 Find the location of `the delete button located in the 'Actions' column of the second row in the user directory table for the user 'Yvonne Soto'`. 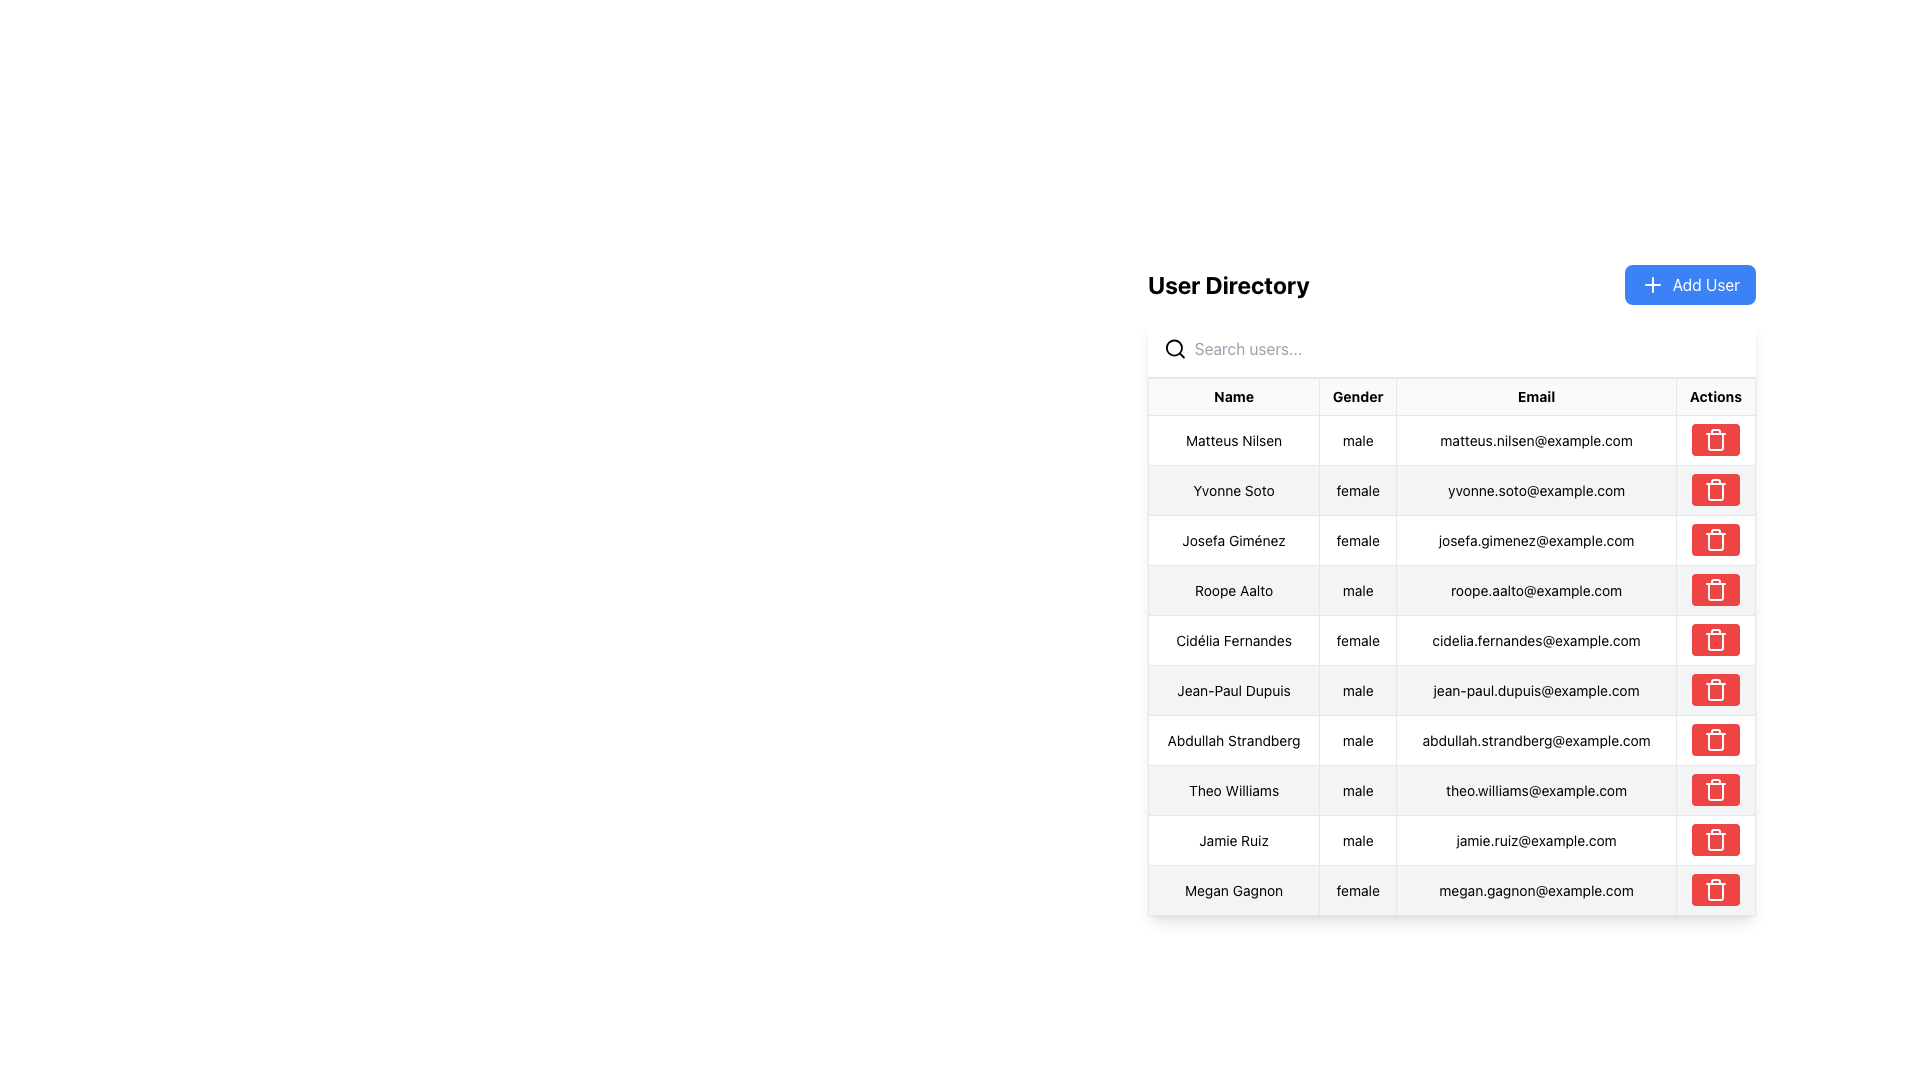

the delete button located in the 'Actions' column of the second row in the user directory table for the user 'Yvonne Soto' is located at coordinates (1714, 489).